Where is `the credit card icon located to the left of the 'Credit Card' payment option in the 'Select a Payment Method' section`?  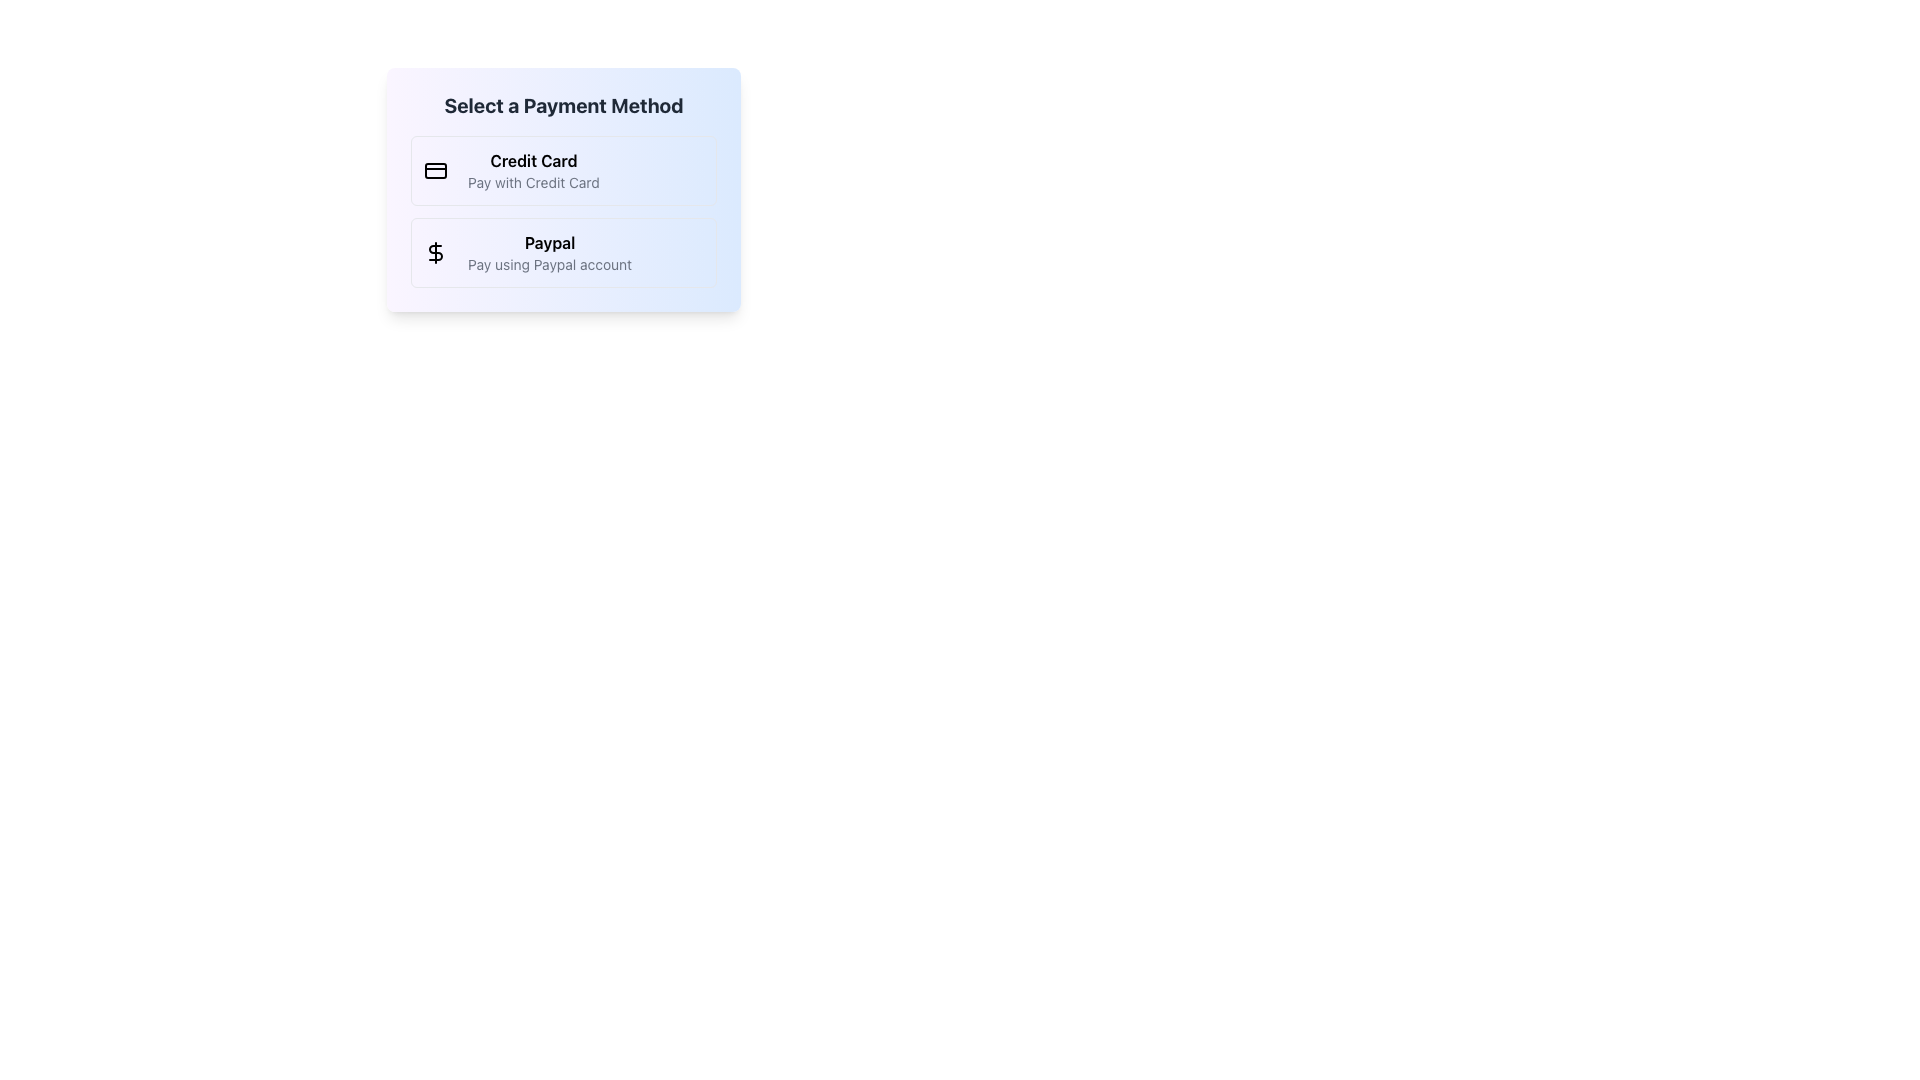
the credit card icon located to the left of the 'Credit Card' payment option in the 'Select a Payment Method' section is located at coordinates (435, 169).